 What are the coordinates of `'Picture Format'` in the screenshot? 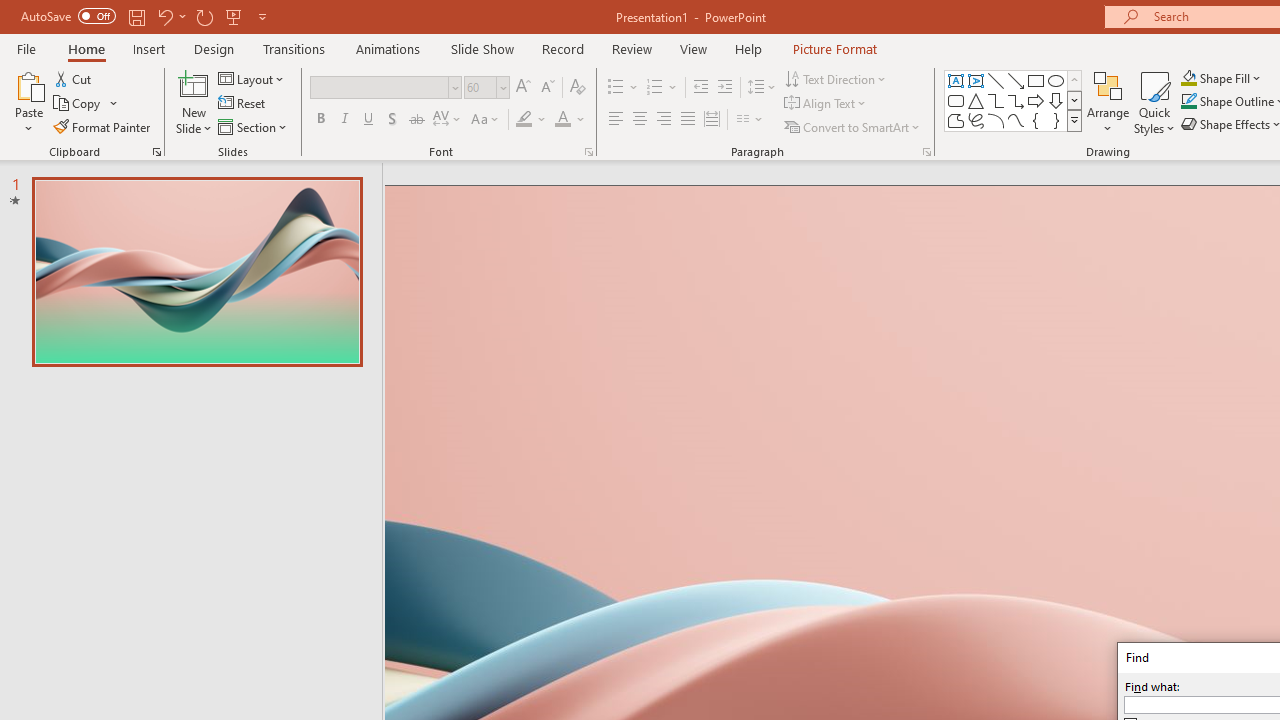 It's located at (835, 48).